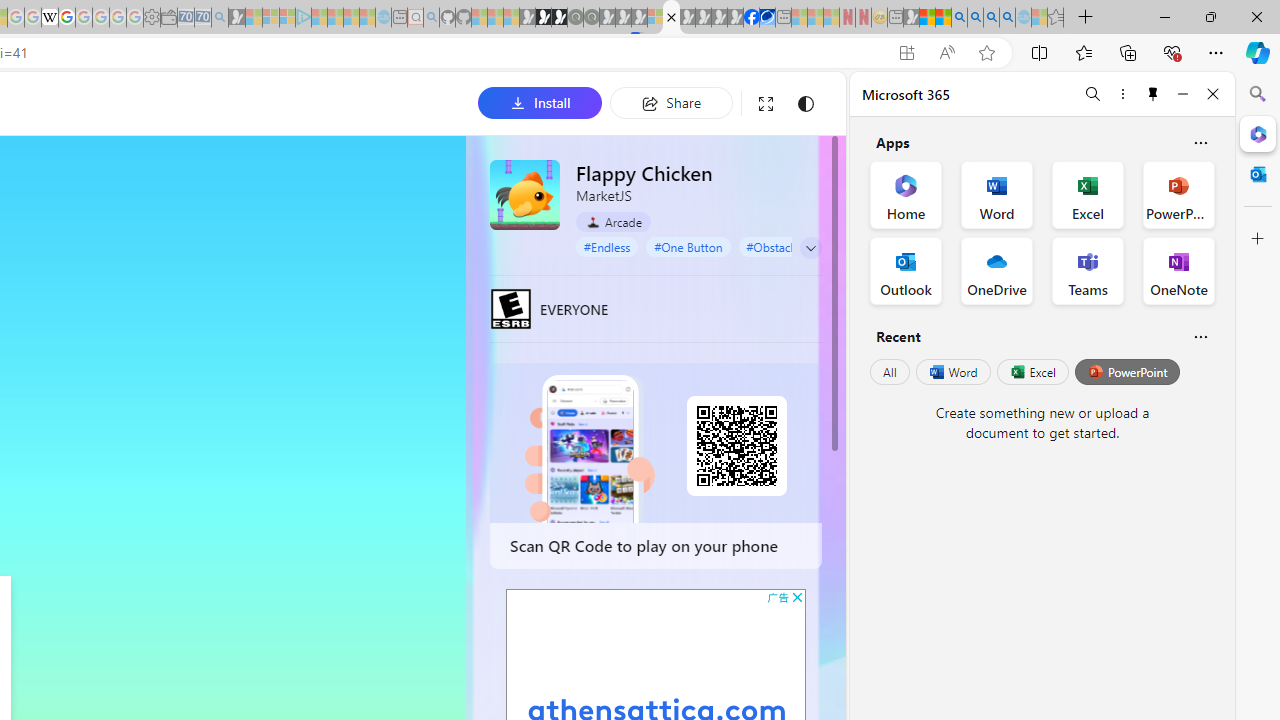 Image resolution: width=1280 pixels, height=720 pixels. I want to click on 'Word Office App', so click(997, 195).